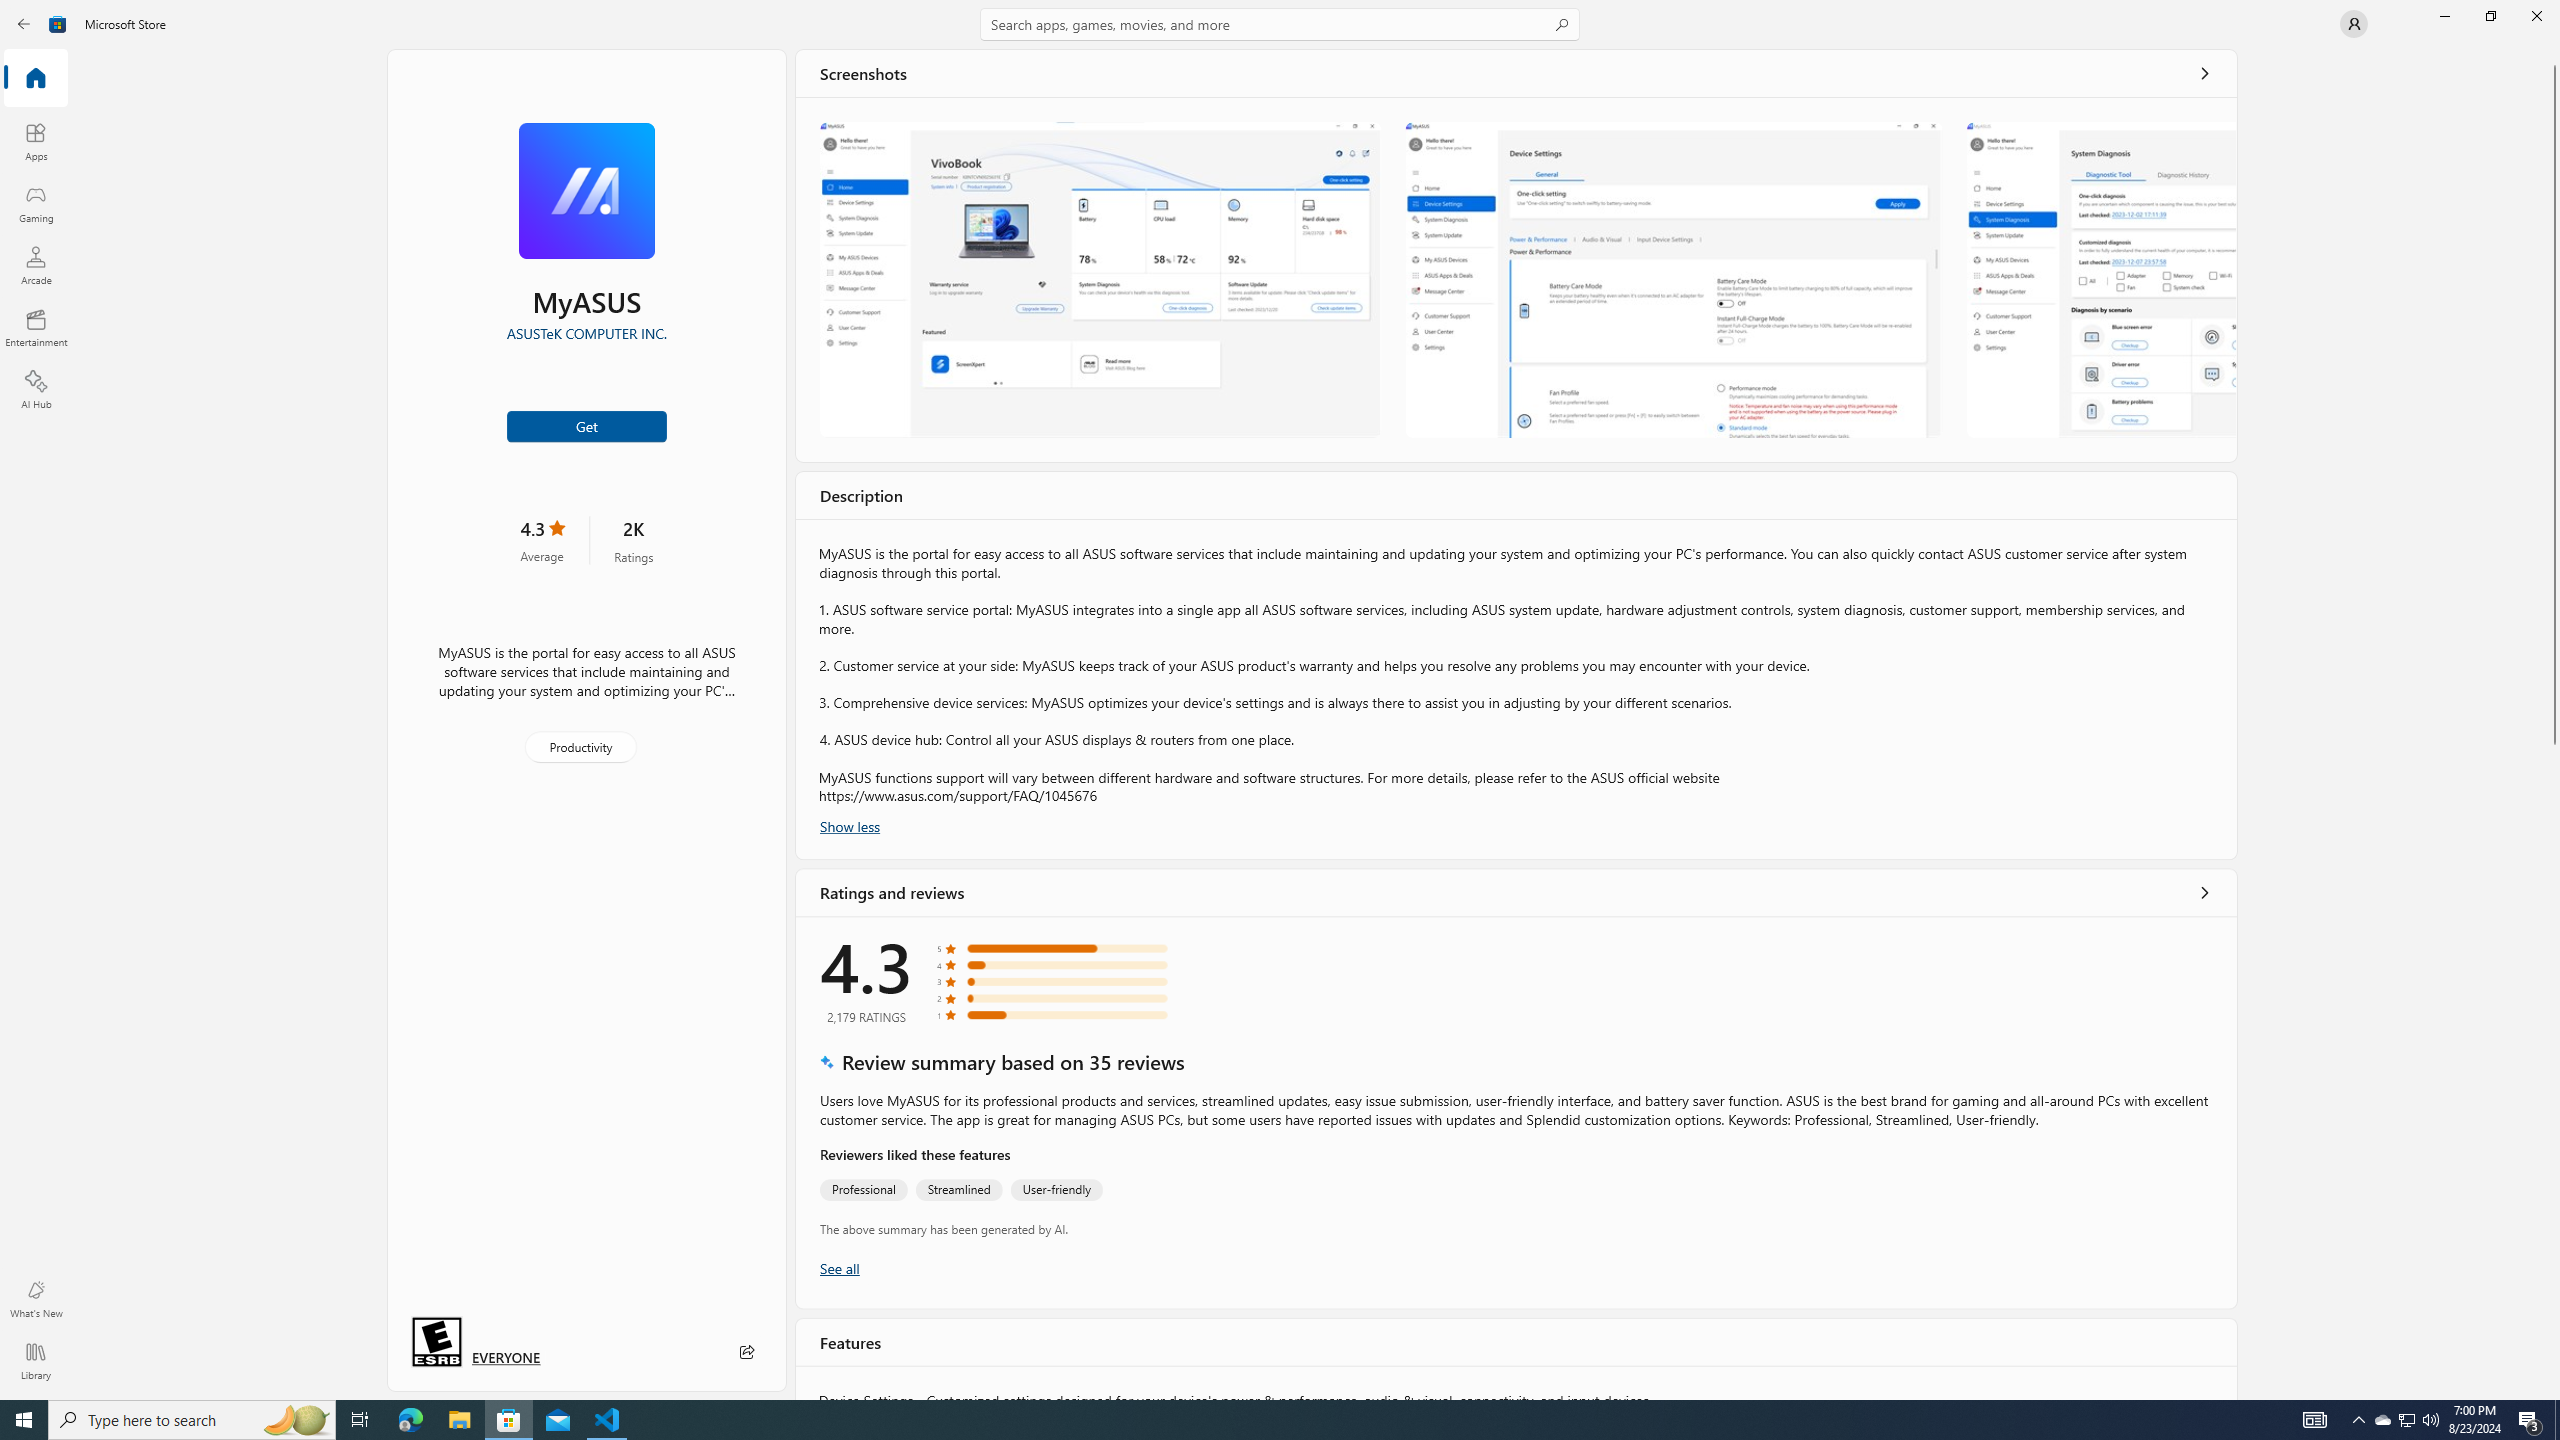  Describe the element at coordinates (2099, 279) in the screenshot. I see `'Screenshot 3'` at that location.